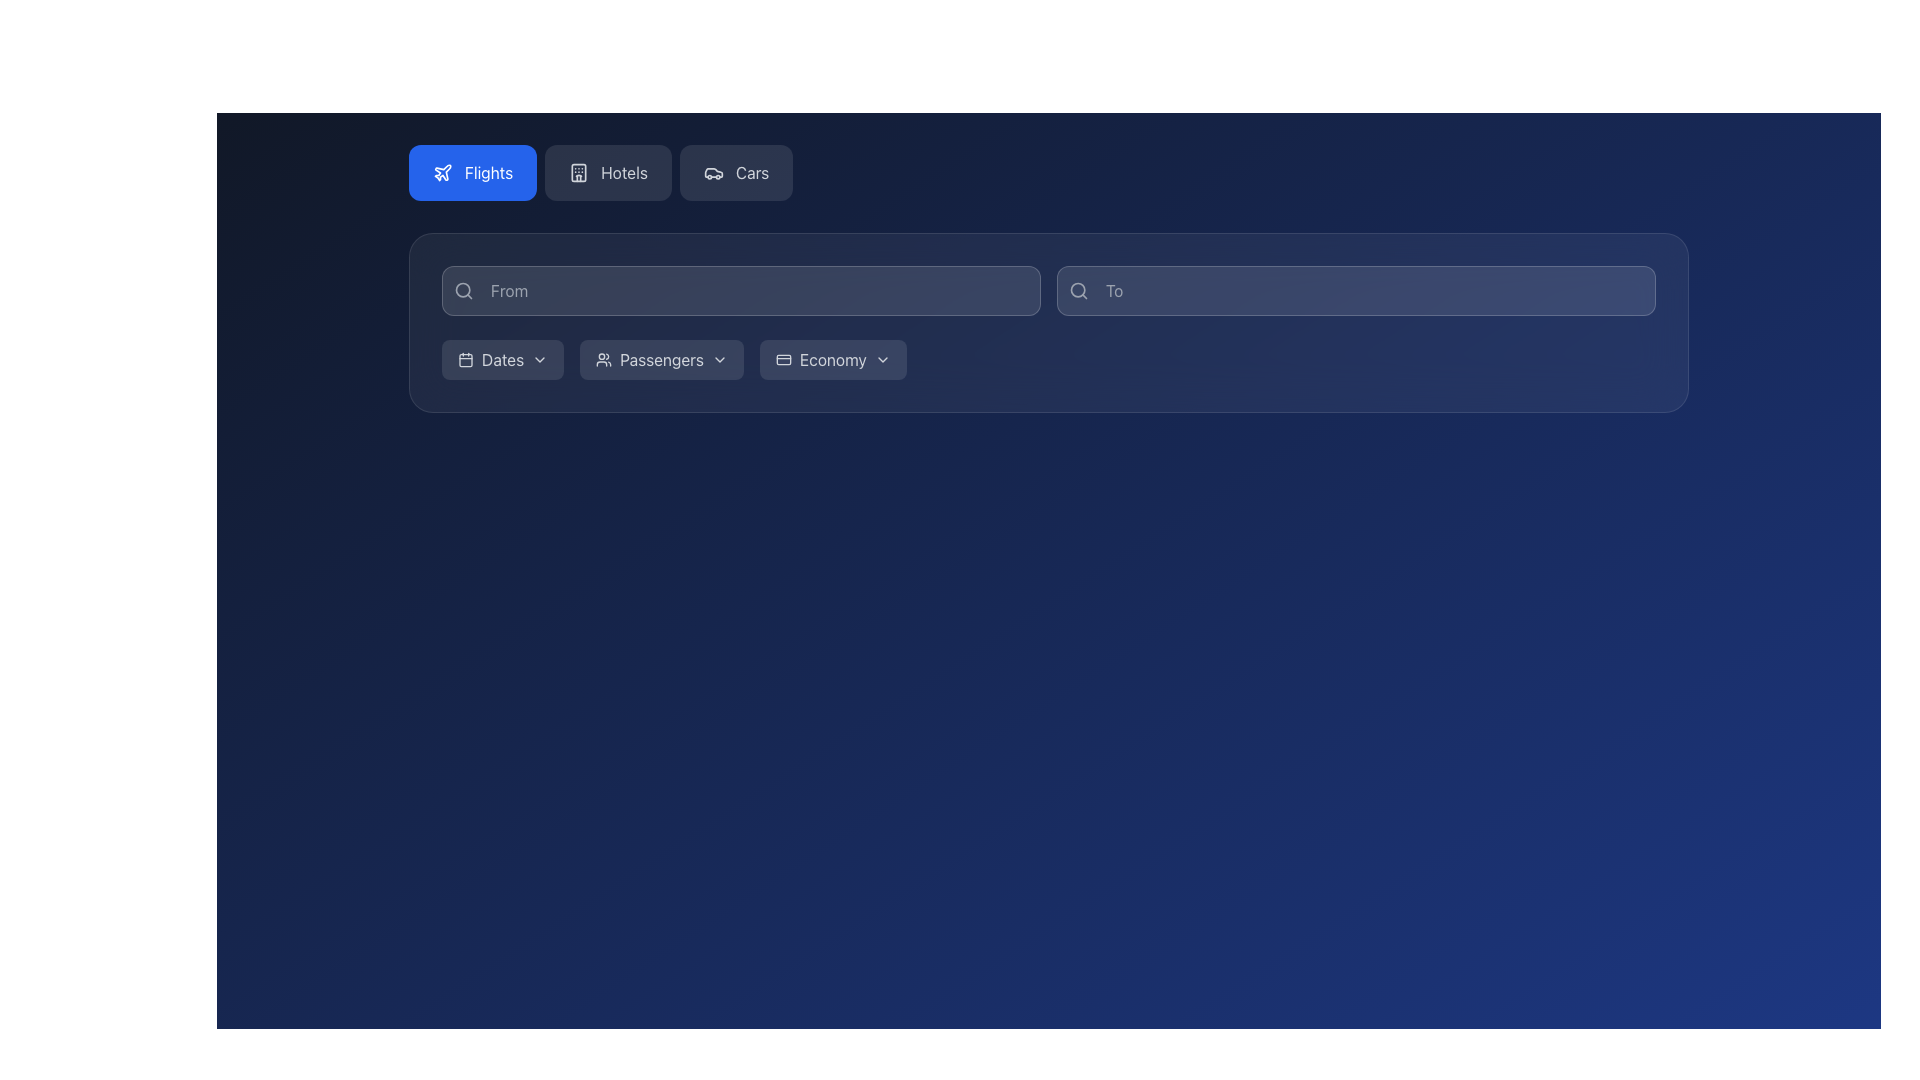 This screenshot has width=1920, height=1080. I want to click on the grouped input fields consisting of 'From' and 'To' search input fields, so click(1048, 290).